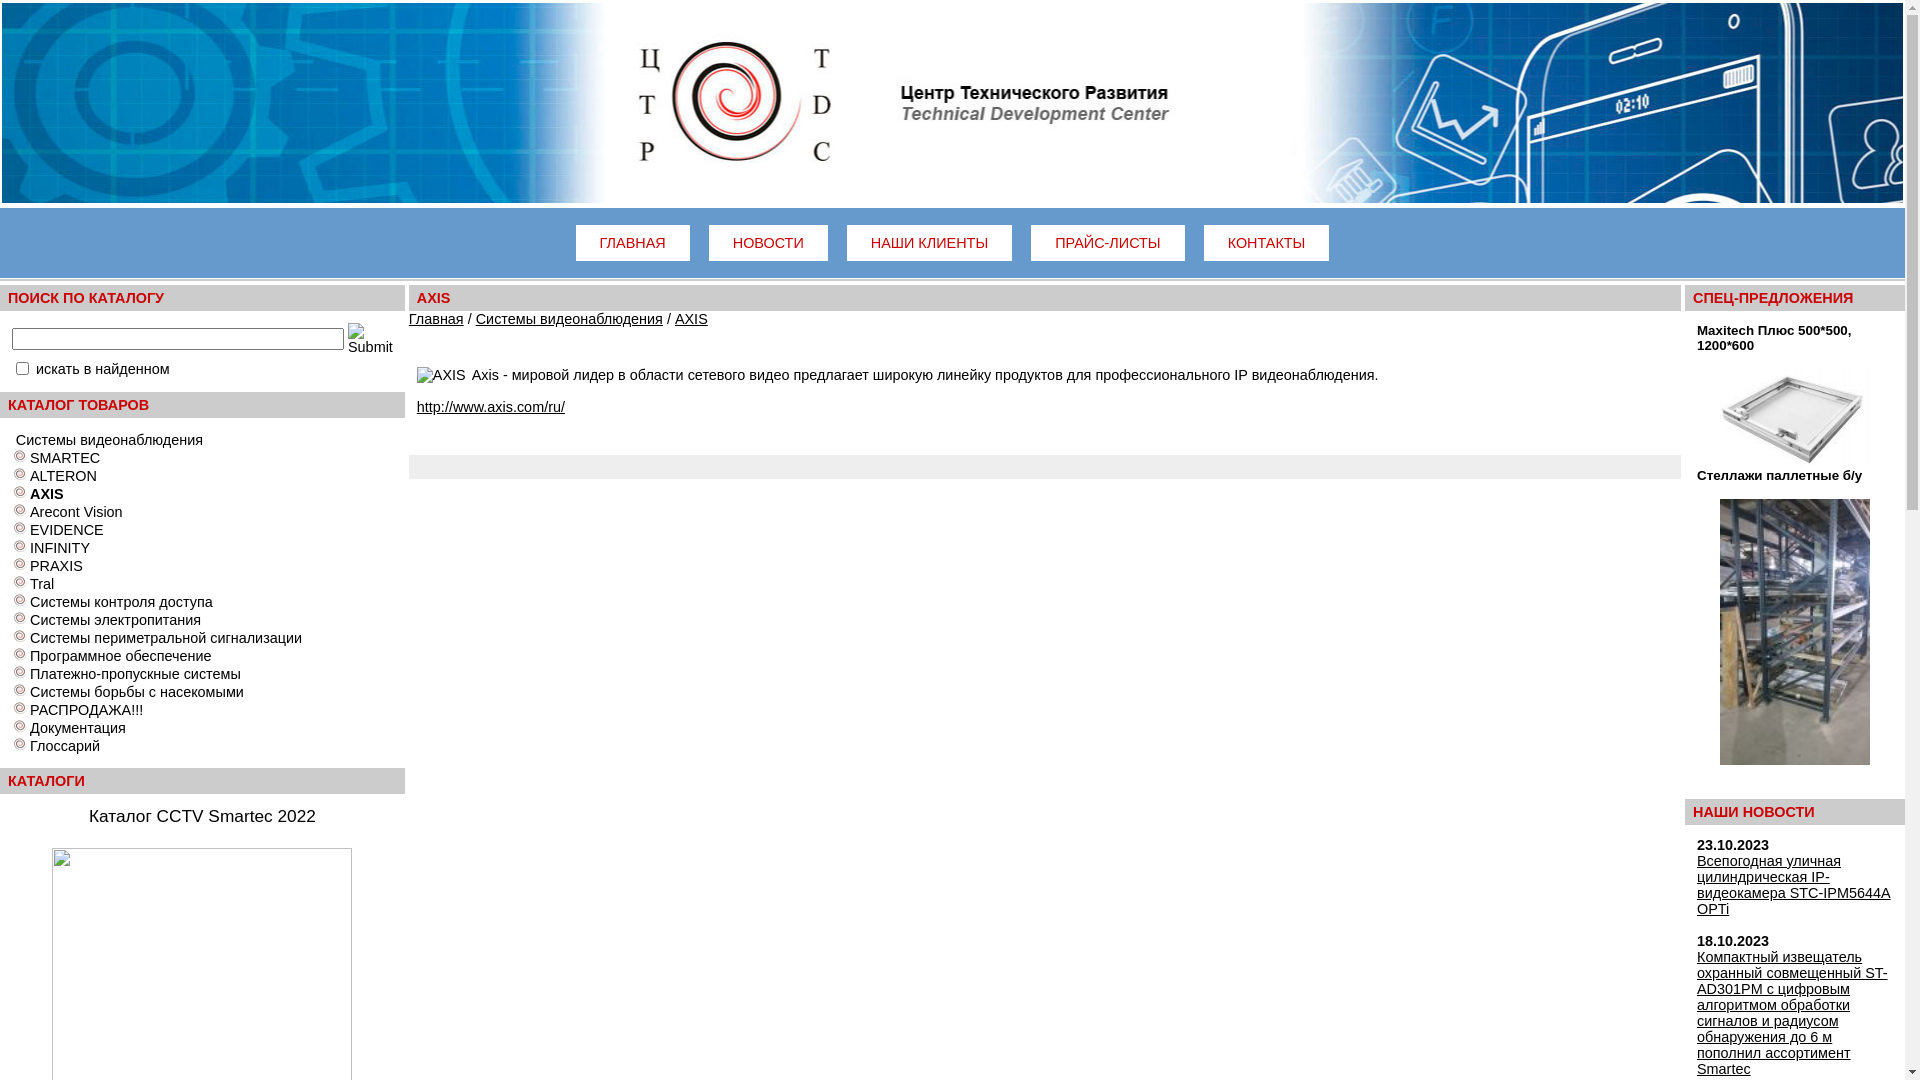  What do you see at coordinates (490, 406) in the screenshot?
I see `'http://www.axis.com/ru/'` at bounding box center [490, 406].